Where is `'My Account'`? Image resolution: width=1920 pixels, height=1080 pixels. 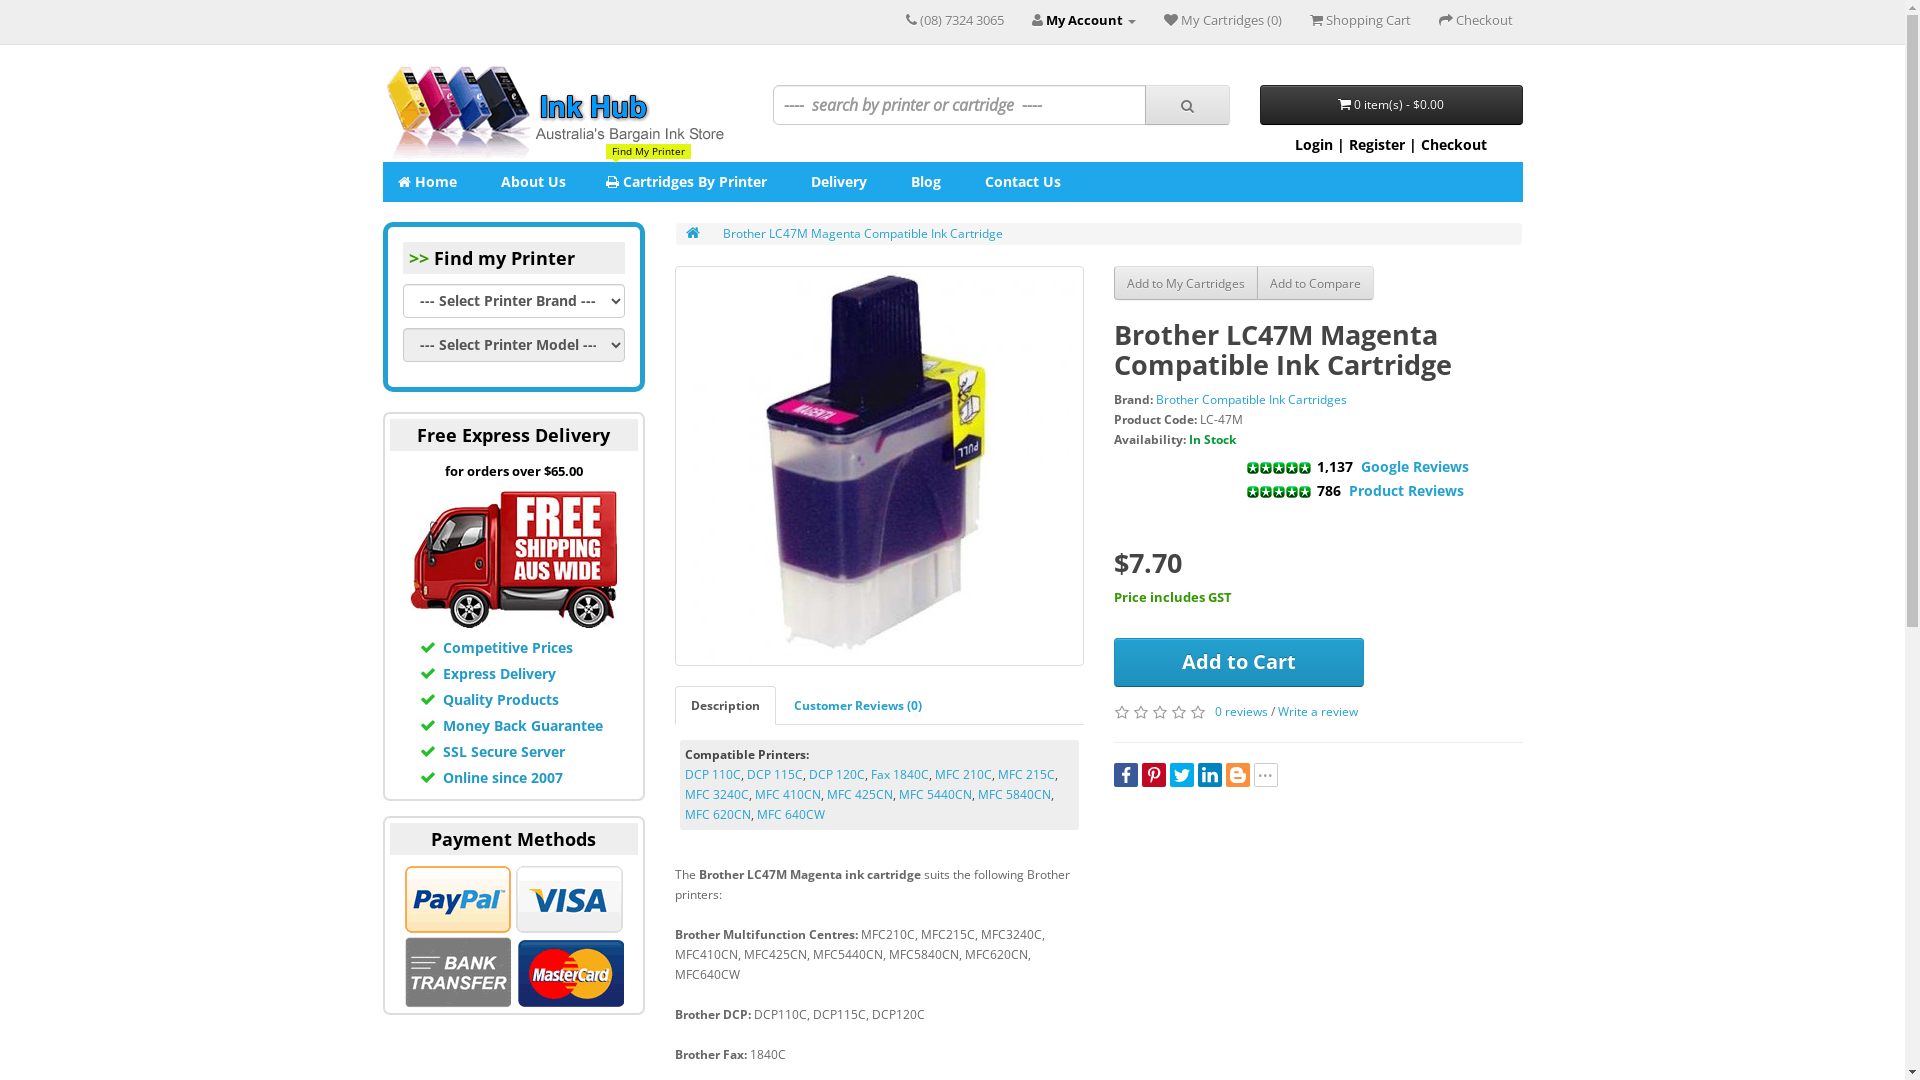
'My Account' is located at coordinates (1083, 19).